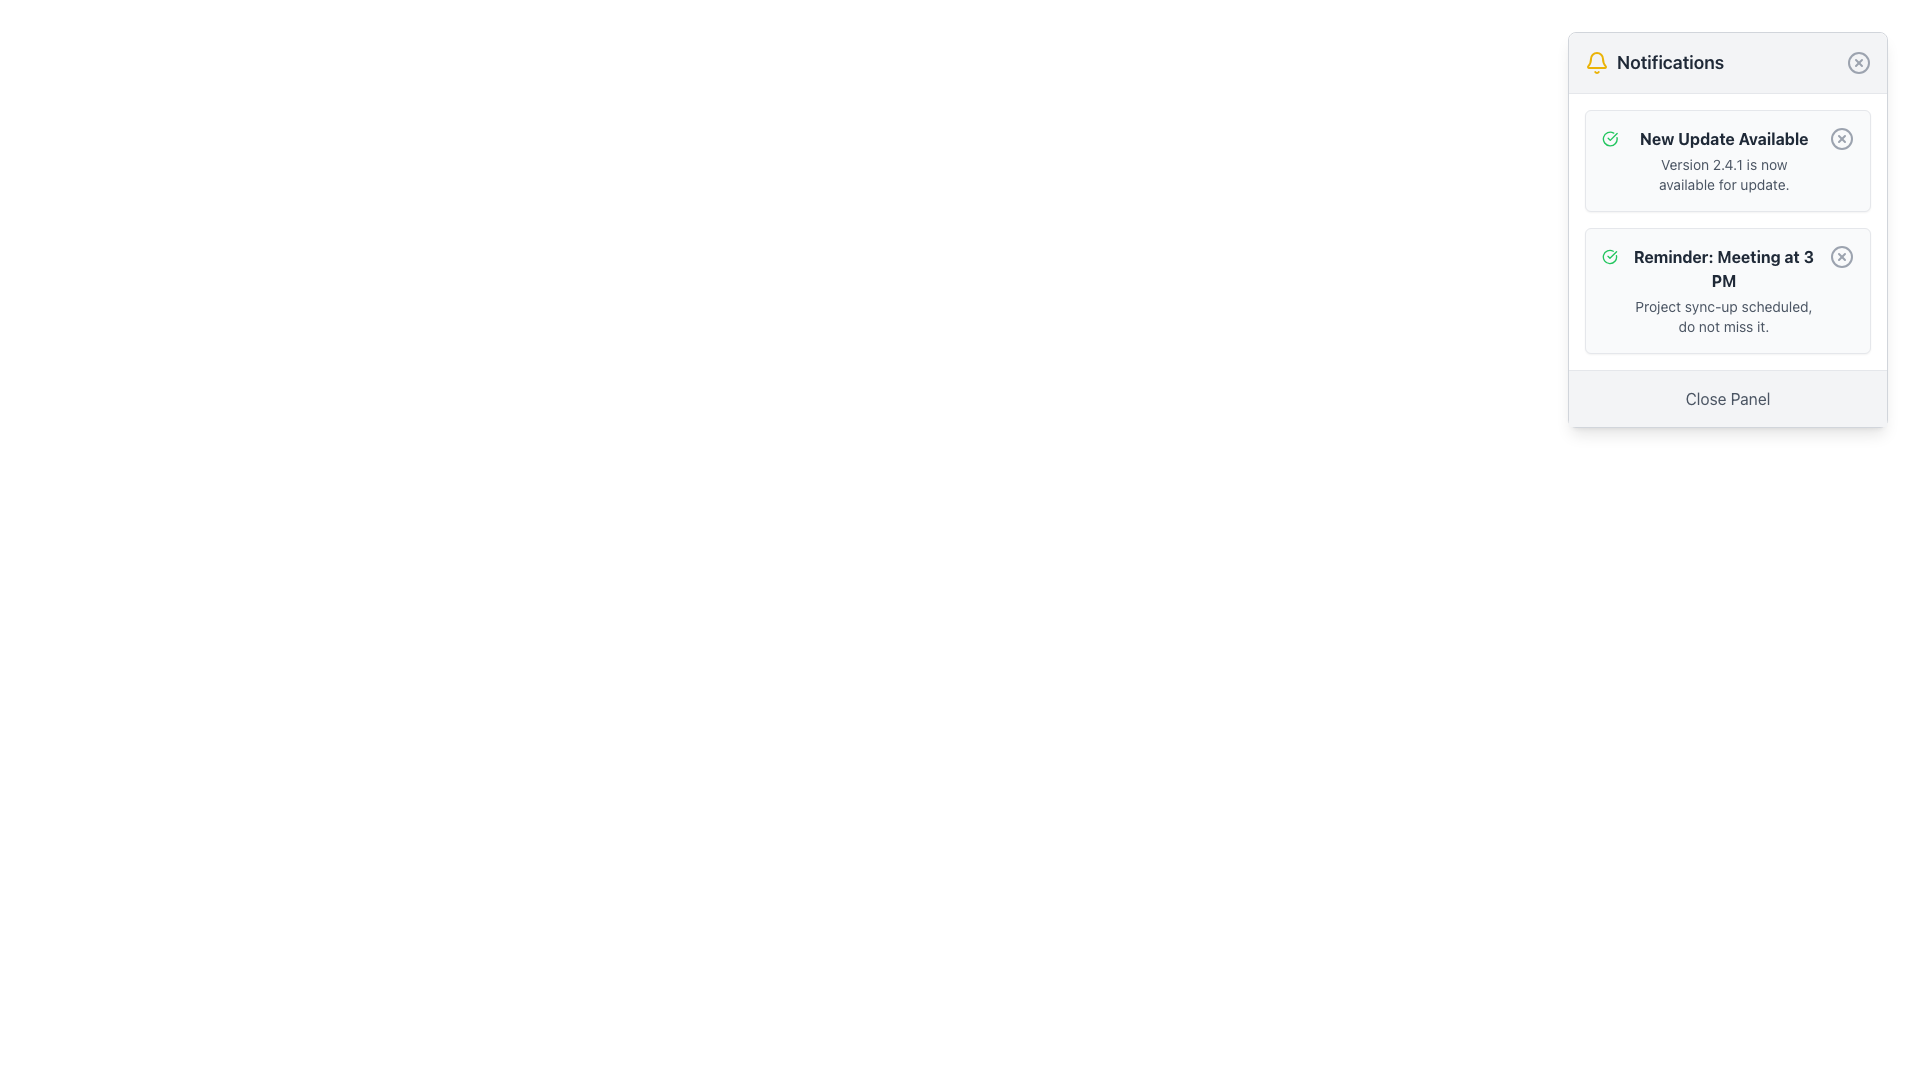 The image size is (1920, 1080). Describe the element at coordinates (1857, 61) in the screenshot. I see `the close button icon located in the top-right corner of the notifications panel, which allows users to dismiss the panel` at that location.